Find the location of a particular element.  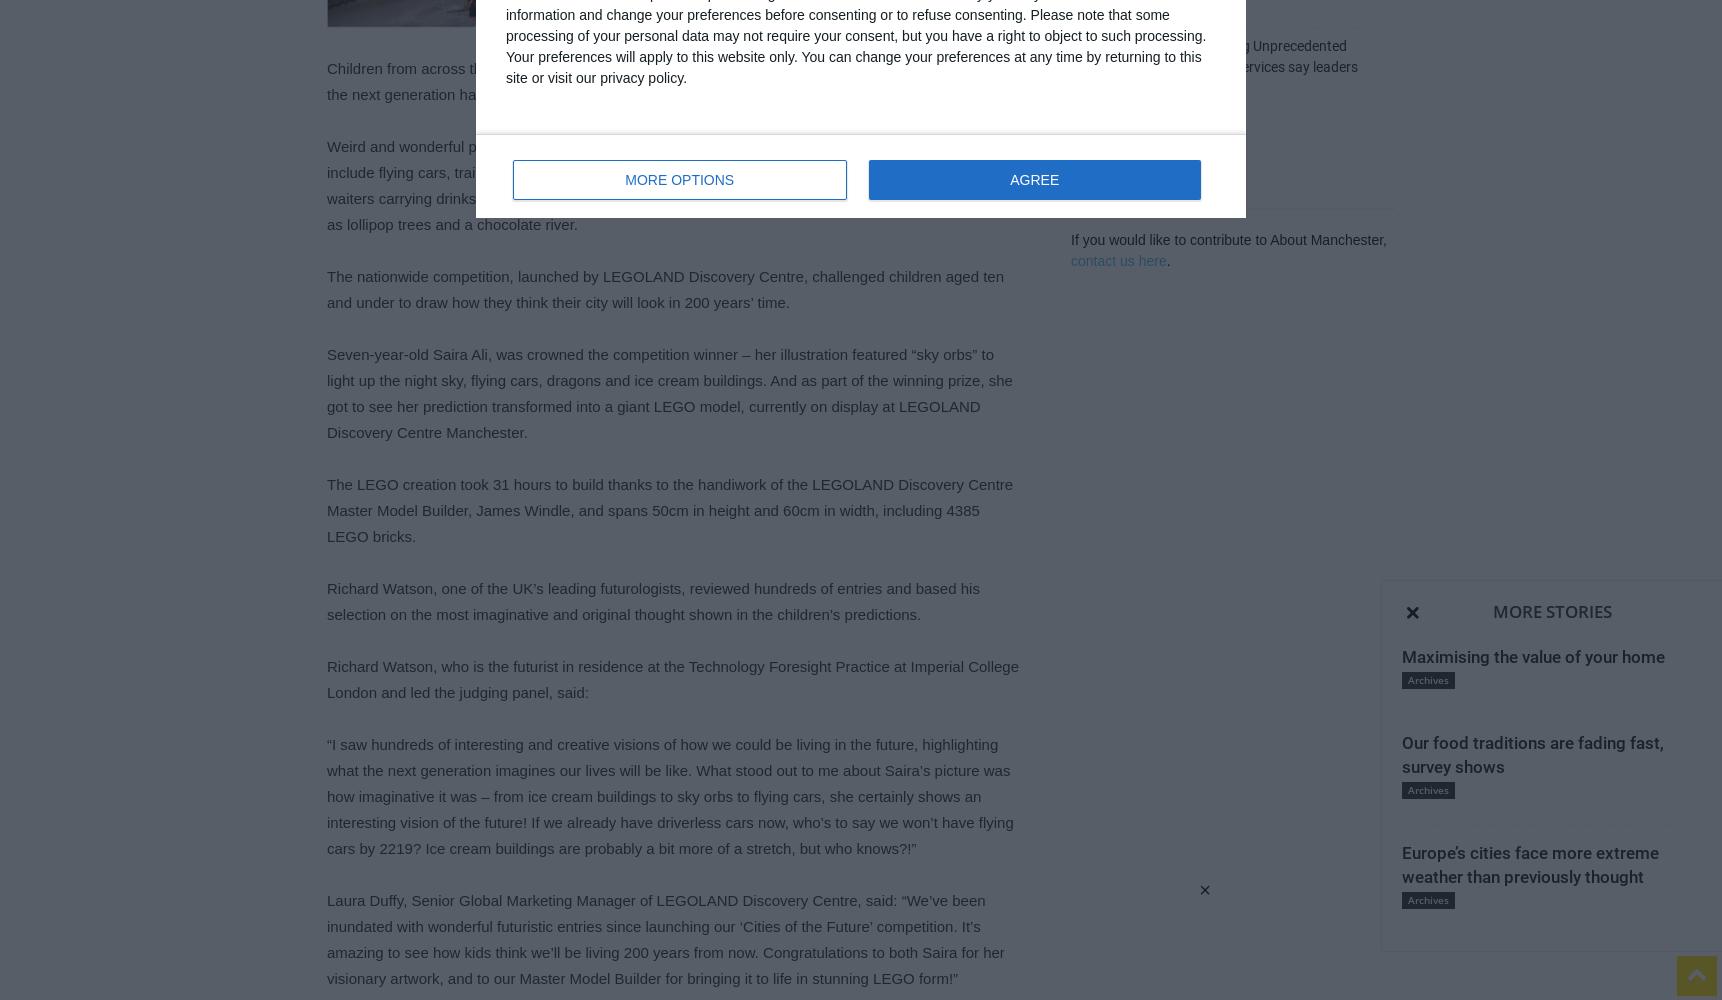

'The LEGO creation took 31 hours to build thanks to the handiwork of the LEGOLAND Discovery Centre Master Model Builder, James Windle, and spans 50cm in height and 60cm in width, including 4385 LEGO bricks.' is located at coordinates (670, 510).